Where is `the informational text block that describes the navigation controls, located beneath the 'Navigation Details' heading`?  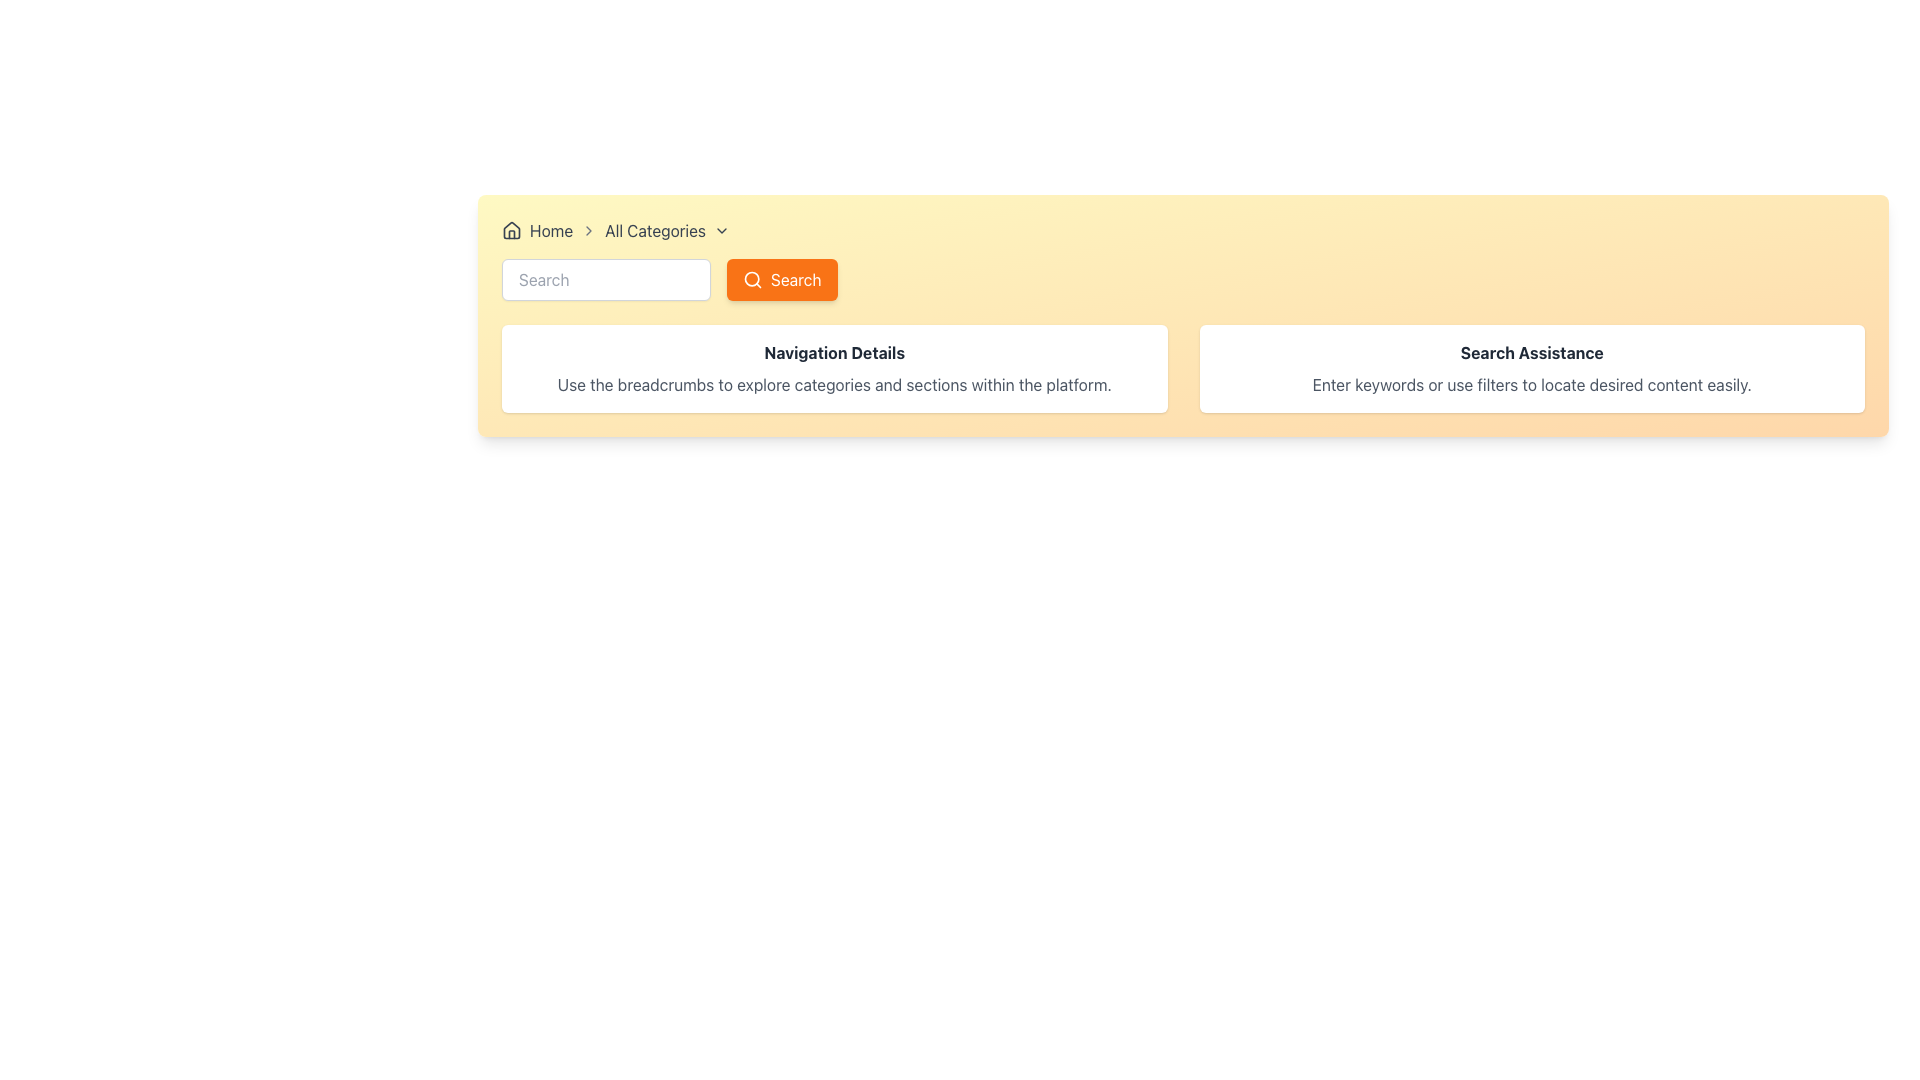 the informational text block that describes the navigation controls, located beneath the 'Navigation Details' heading is located at coordinates (834, 385).